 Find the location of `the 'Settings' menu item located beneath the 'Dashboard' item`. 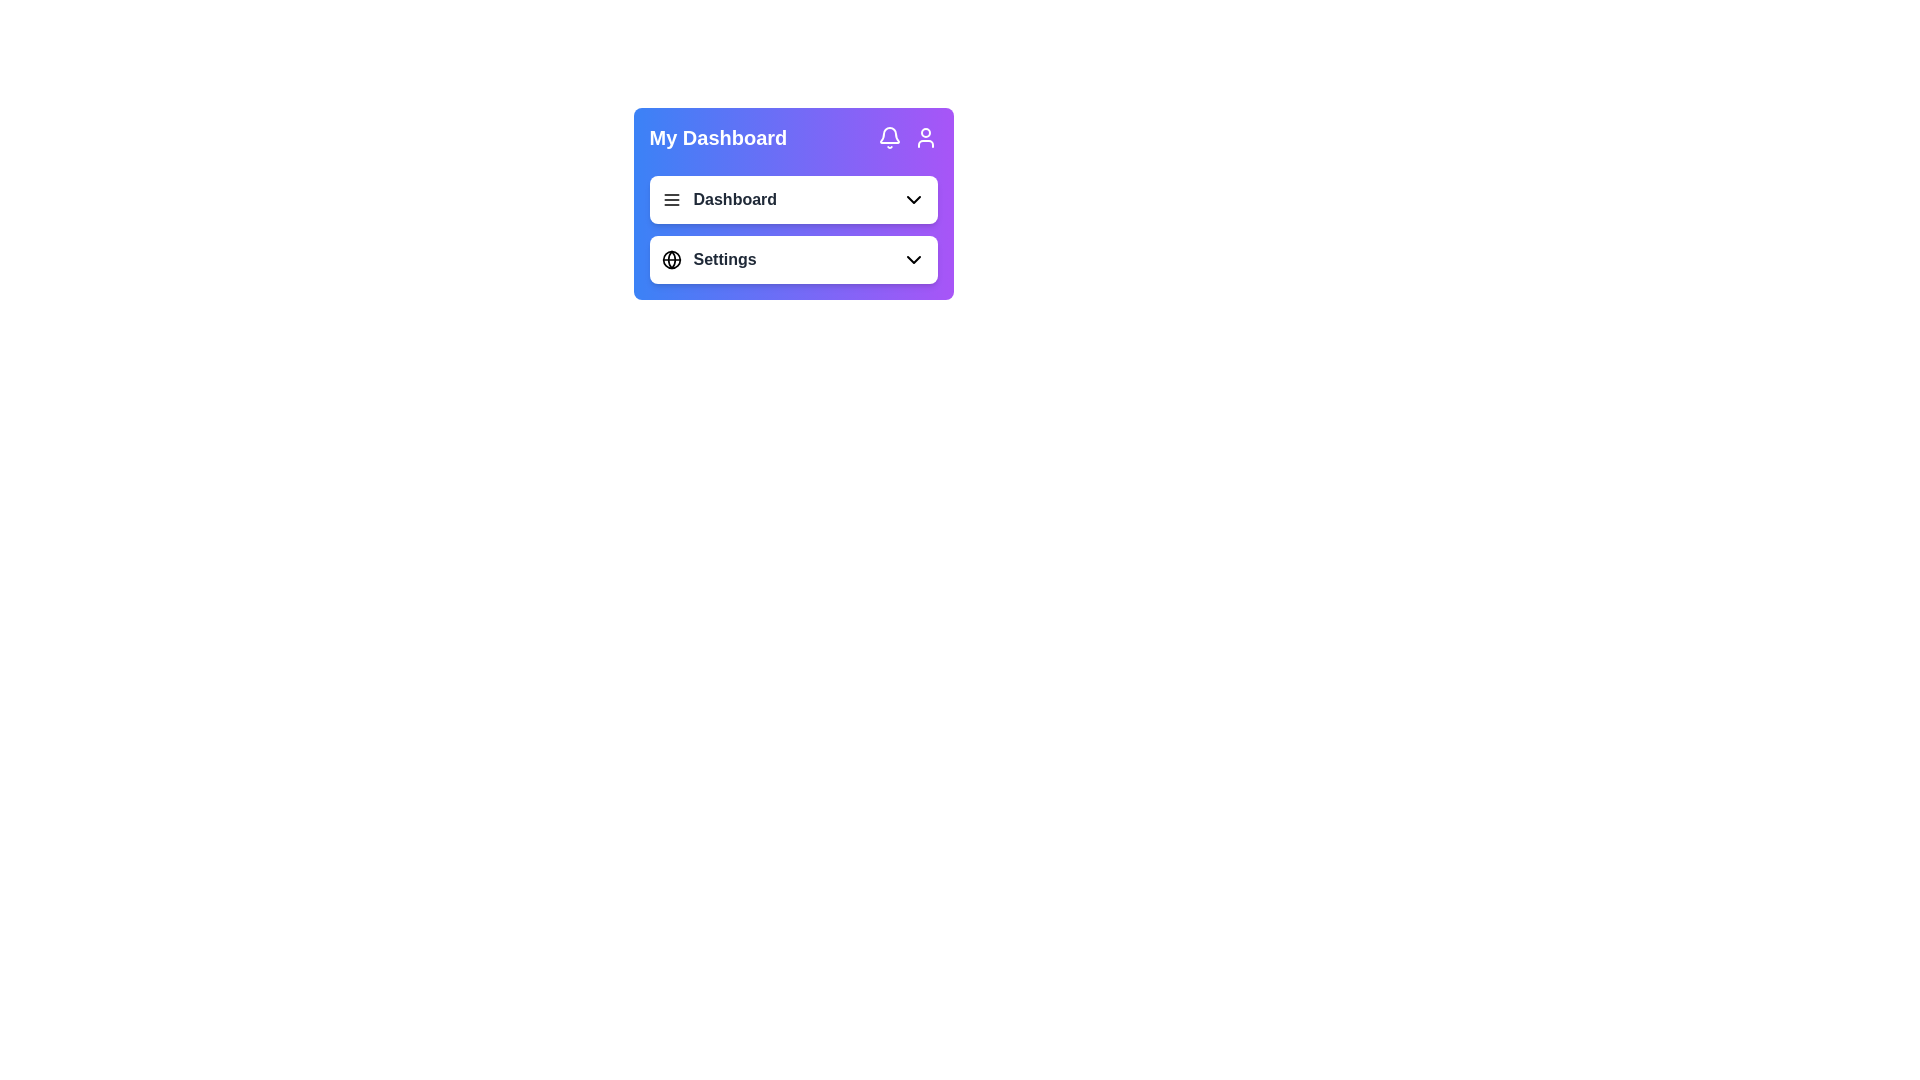

the 'Settings' menu item located beneath the 'Dashboard' item is located at coordinates (792, 258).